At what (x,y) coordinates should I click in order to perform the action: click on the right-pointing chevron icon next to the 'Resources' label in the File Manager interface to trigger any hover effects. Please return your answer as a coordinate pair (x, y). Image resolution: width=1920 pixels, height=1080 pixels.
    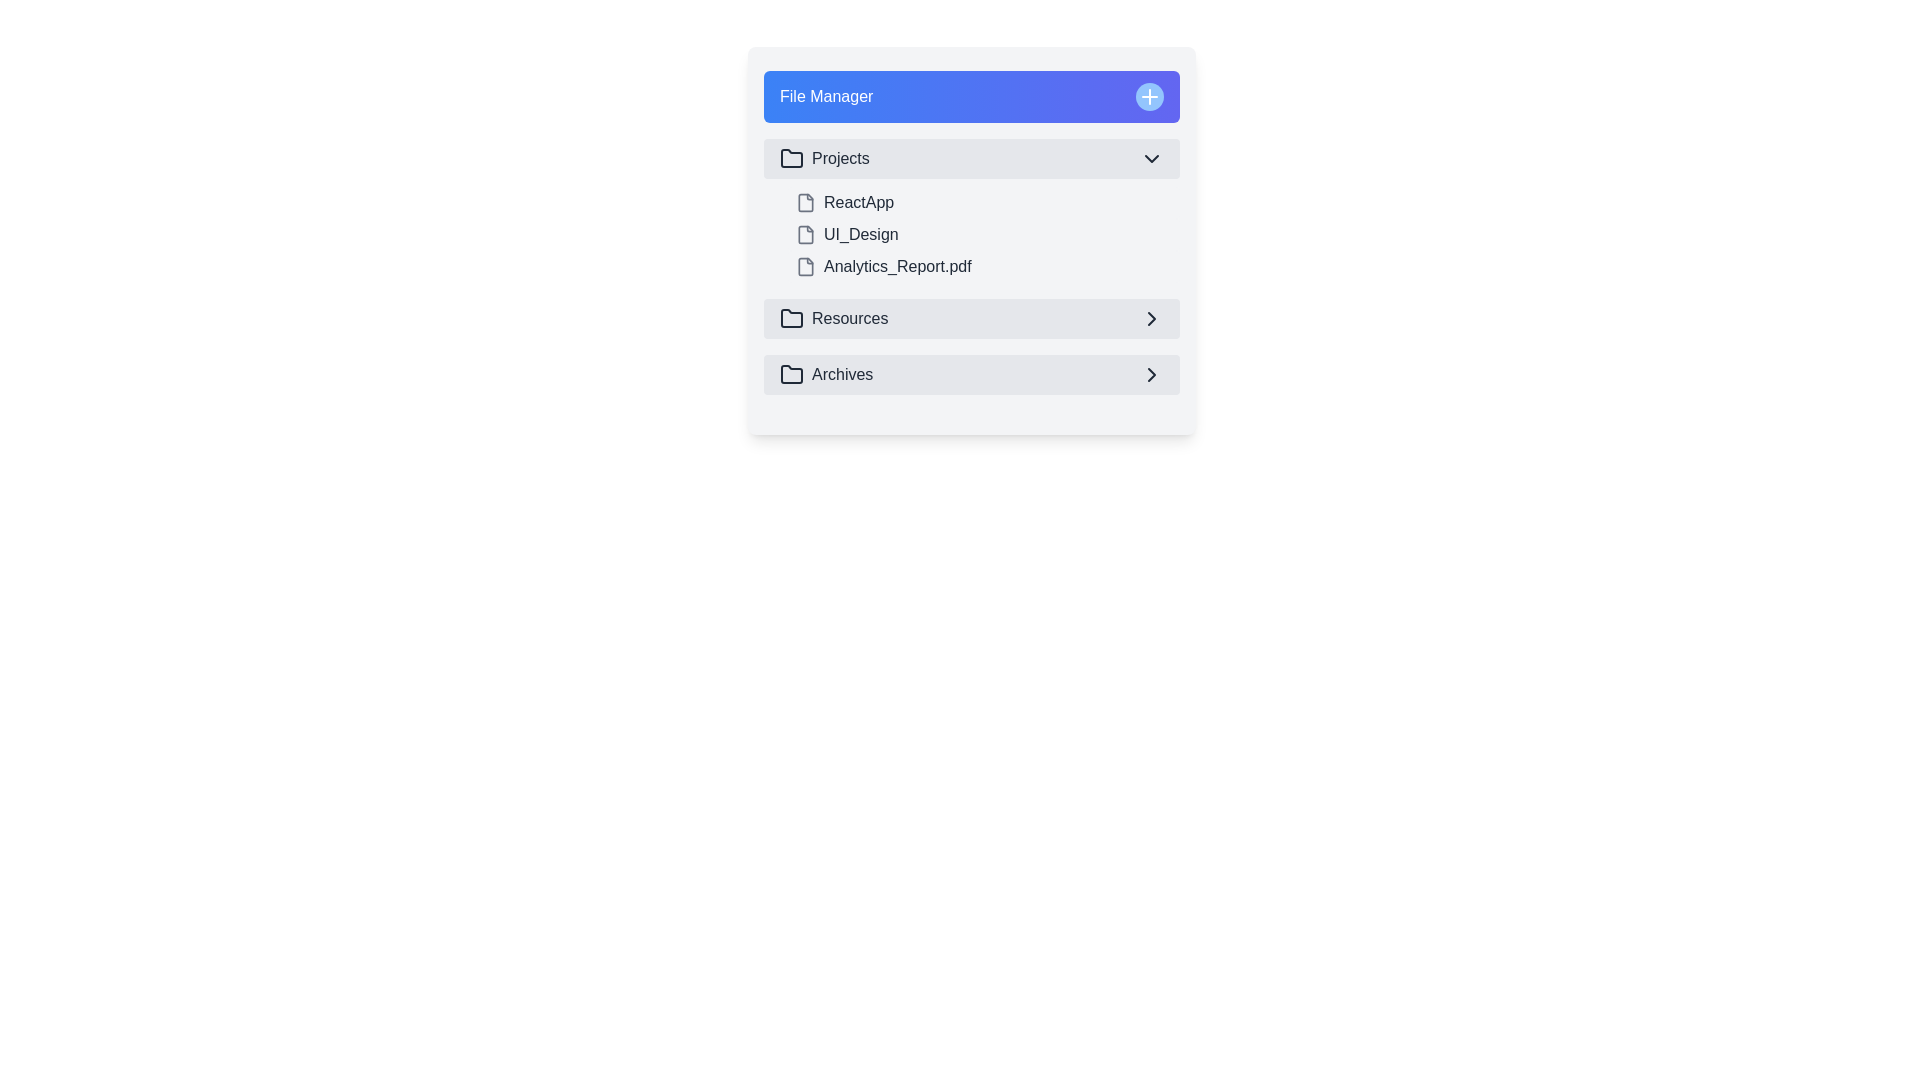
    Looking at the image, I should click on (1152, 318).